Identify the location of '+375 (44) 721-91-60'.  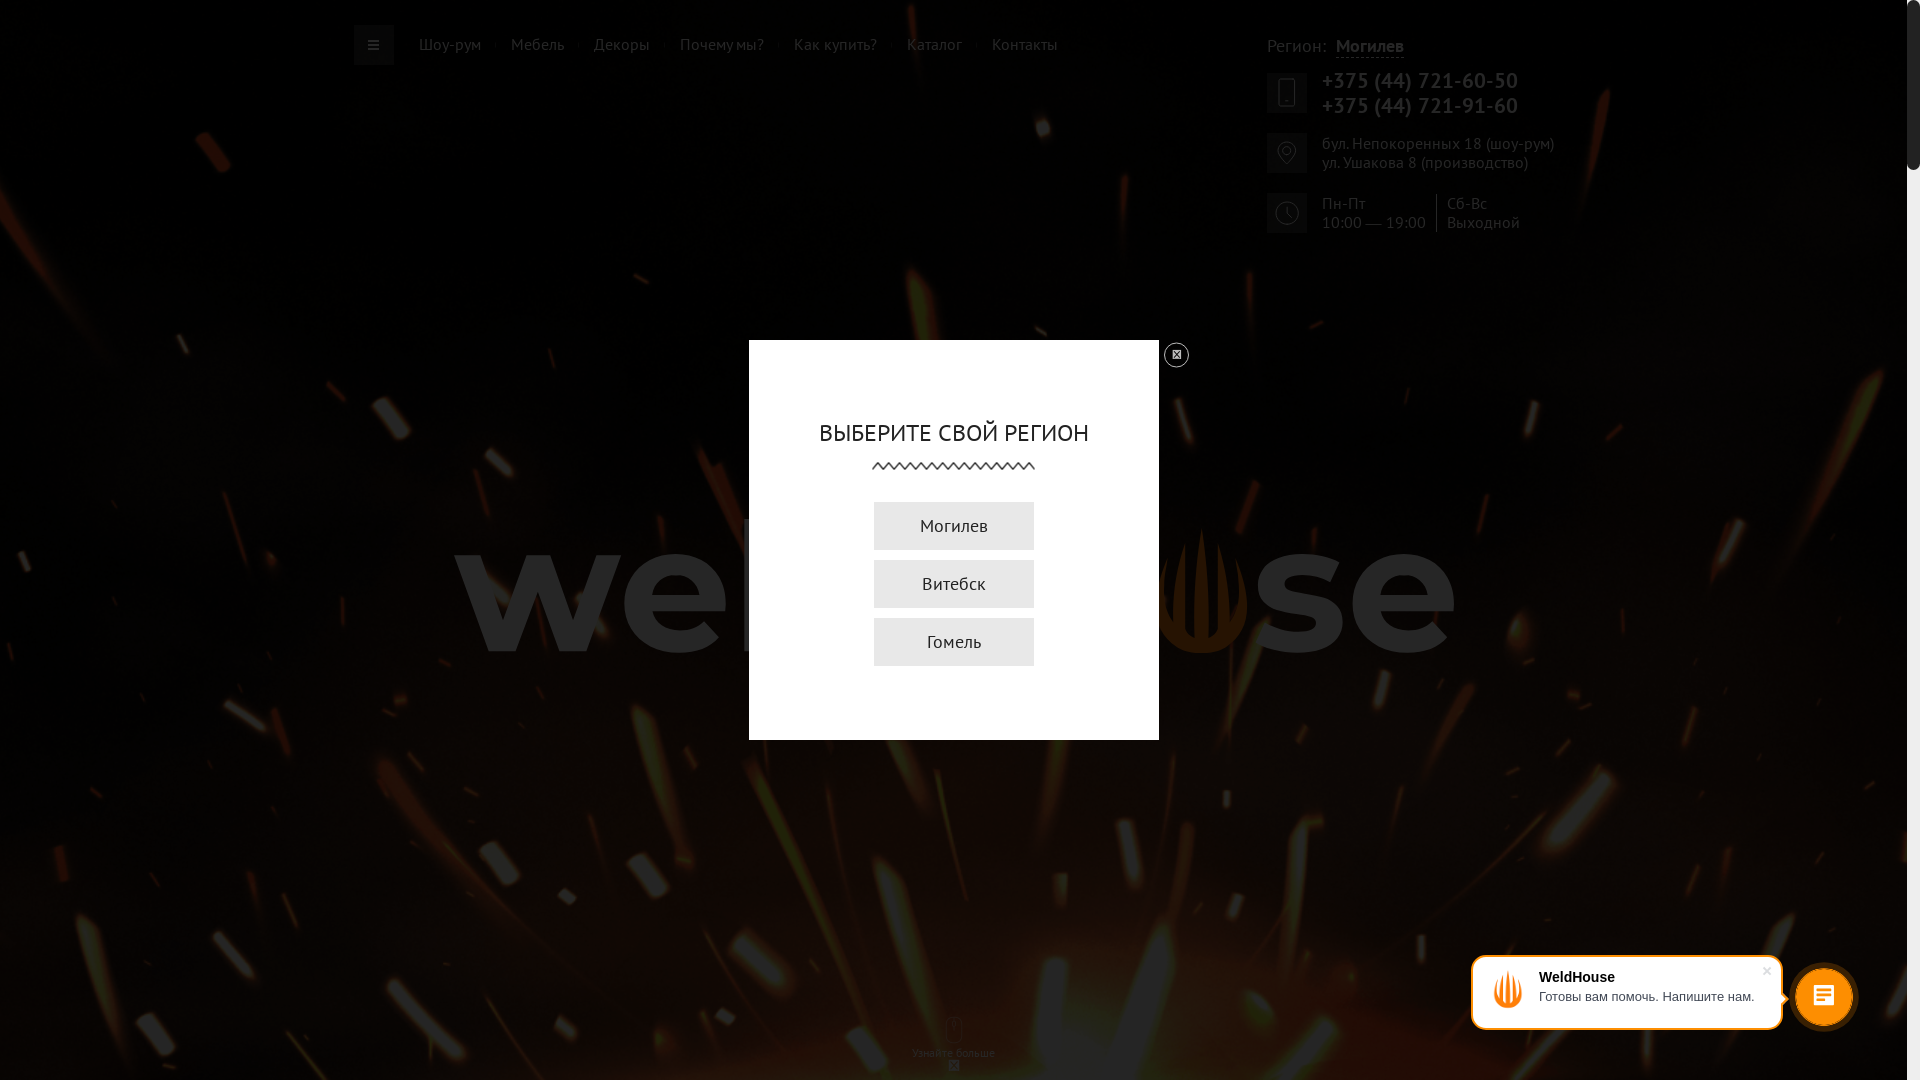
(1419, 105).